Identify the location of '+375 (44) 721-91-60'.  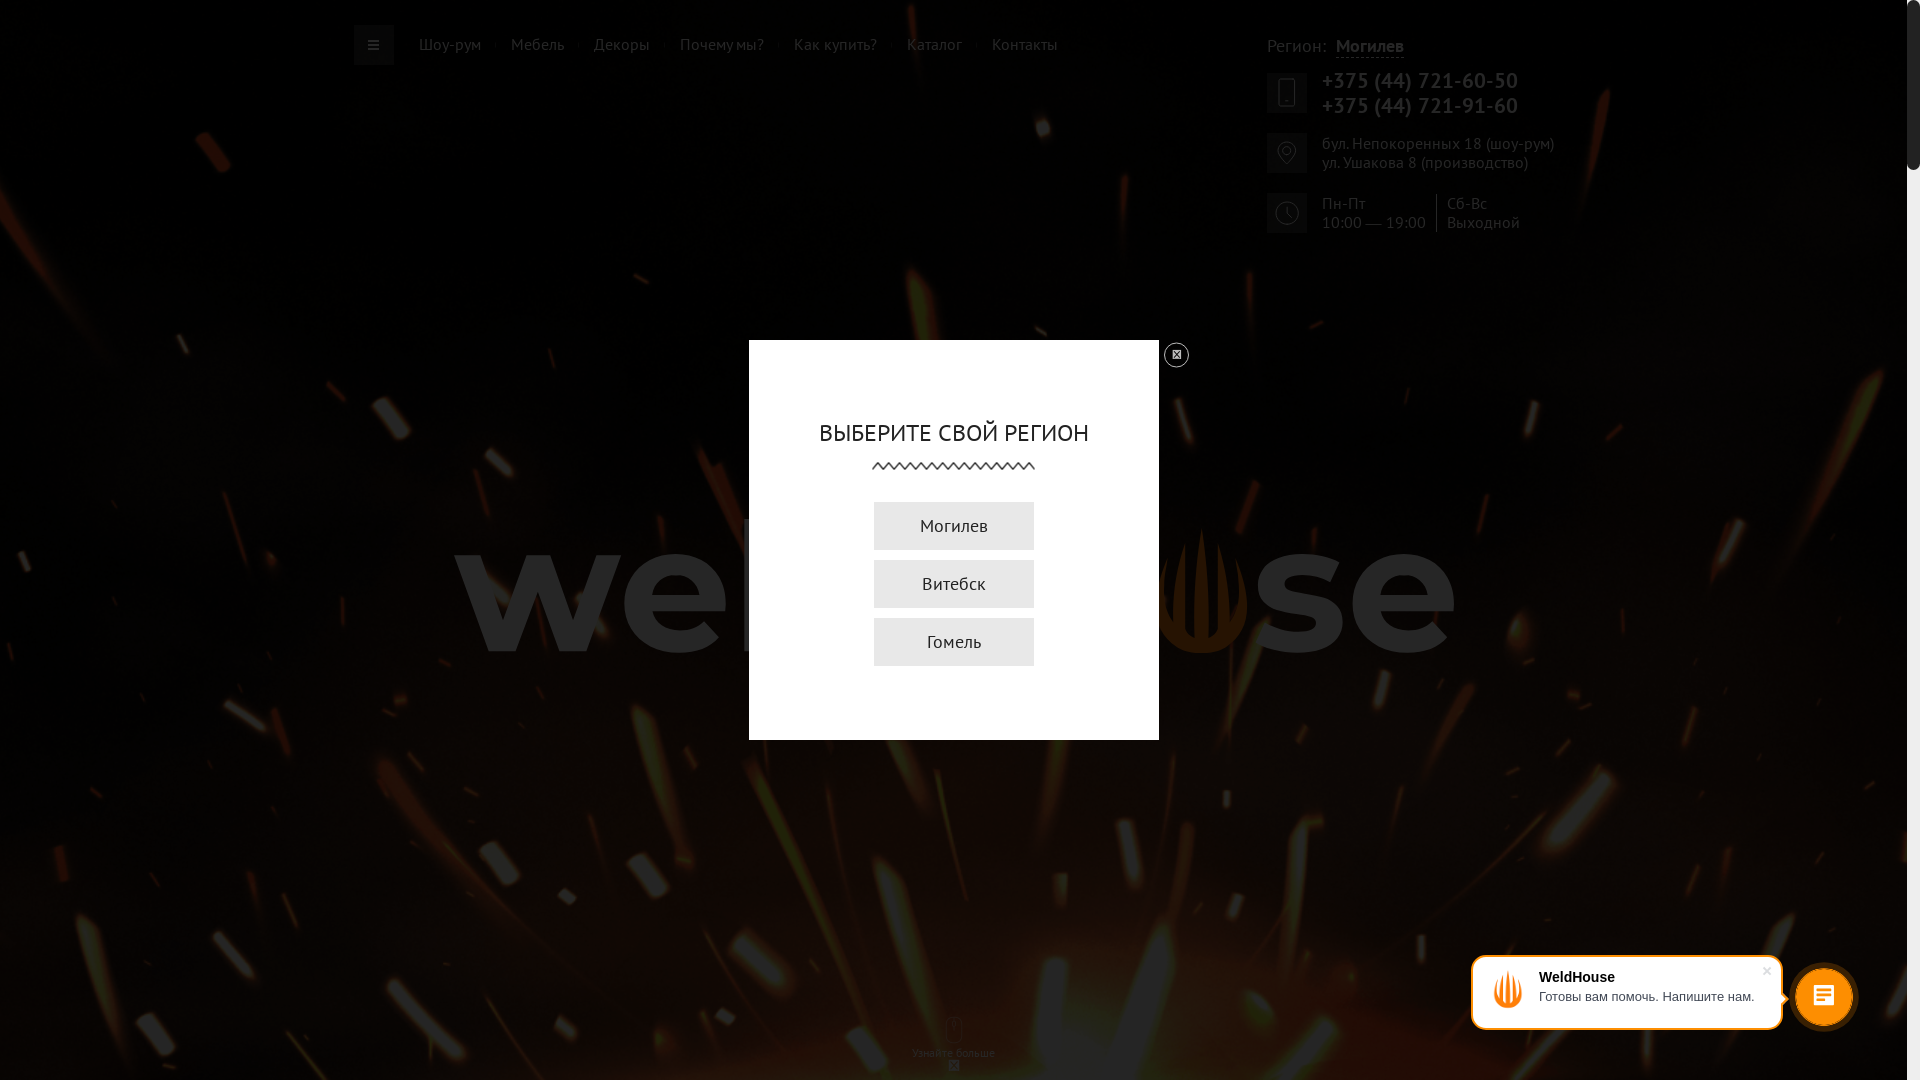
(1419, 105).